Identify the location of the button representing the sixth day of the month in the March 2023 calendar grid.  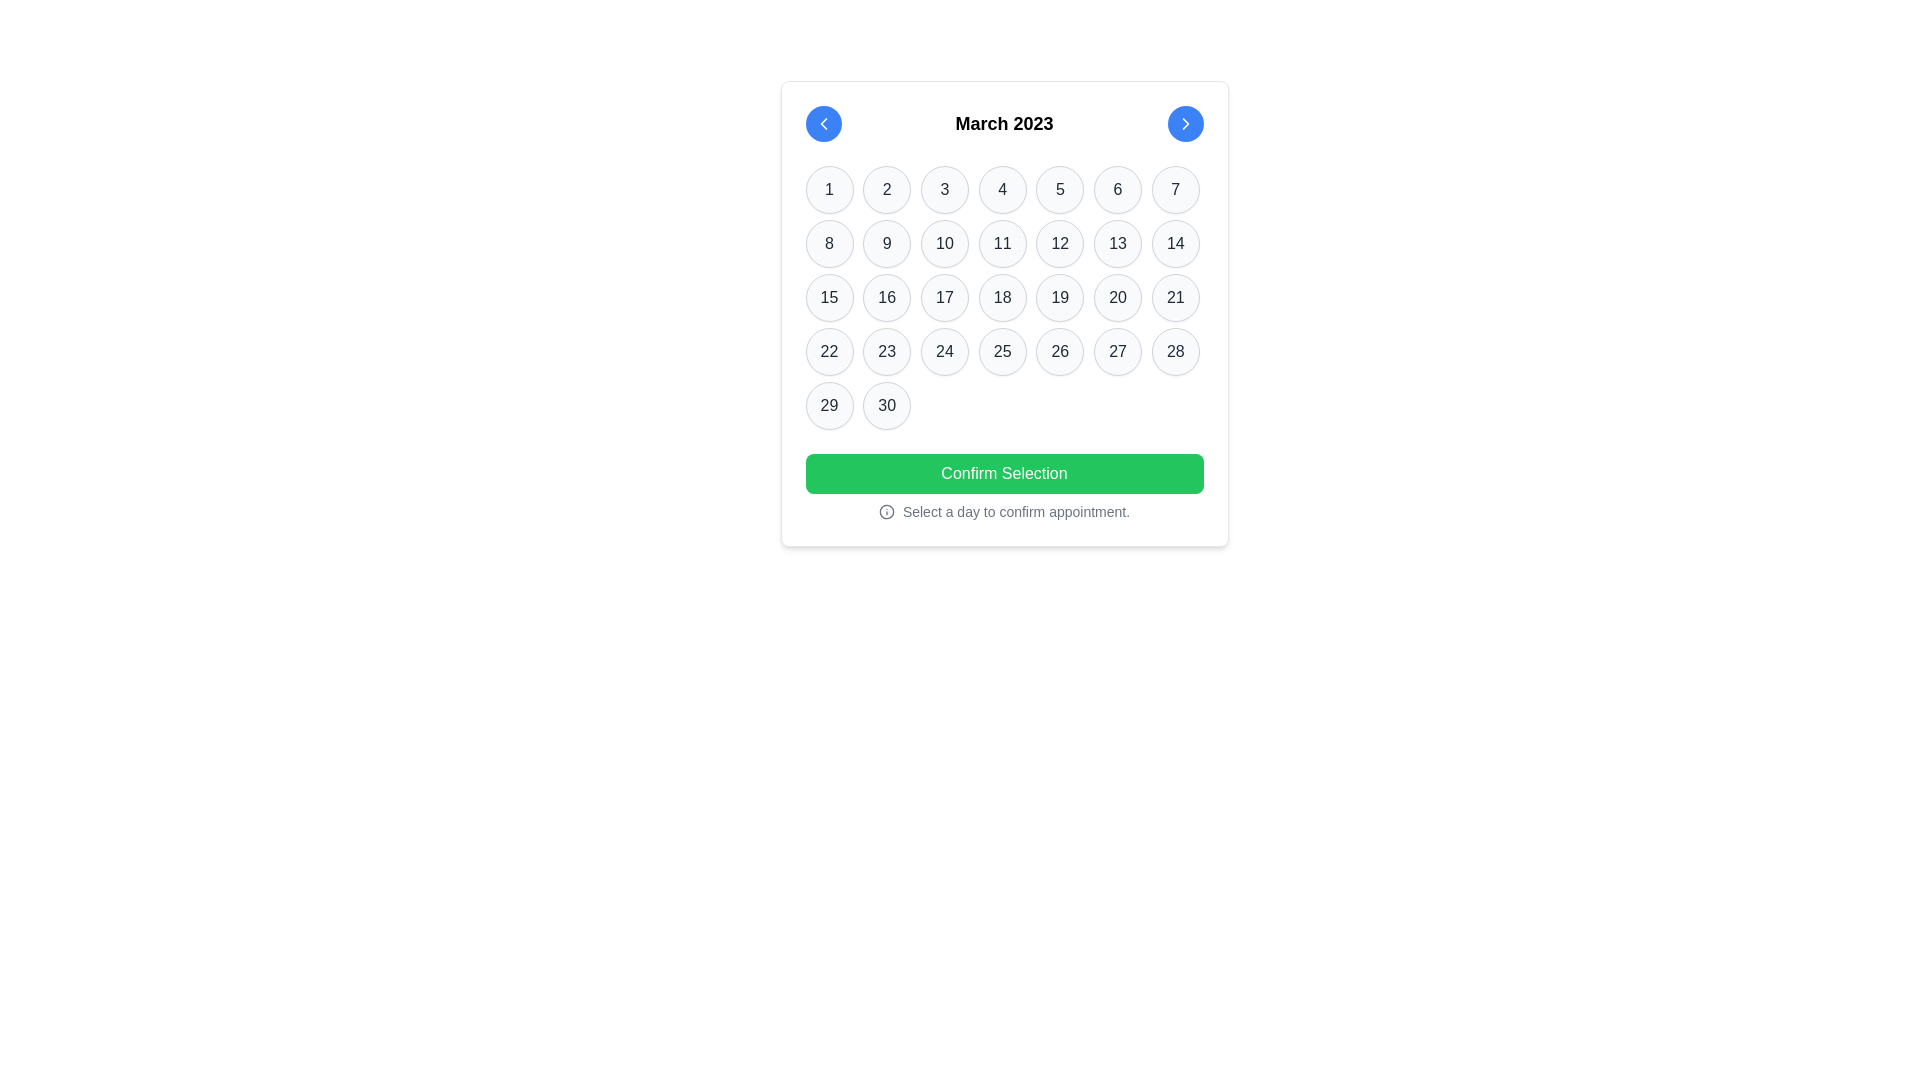
(1117, 189).